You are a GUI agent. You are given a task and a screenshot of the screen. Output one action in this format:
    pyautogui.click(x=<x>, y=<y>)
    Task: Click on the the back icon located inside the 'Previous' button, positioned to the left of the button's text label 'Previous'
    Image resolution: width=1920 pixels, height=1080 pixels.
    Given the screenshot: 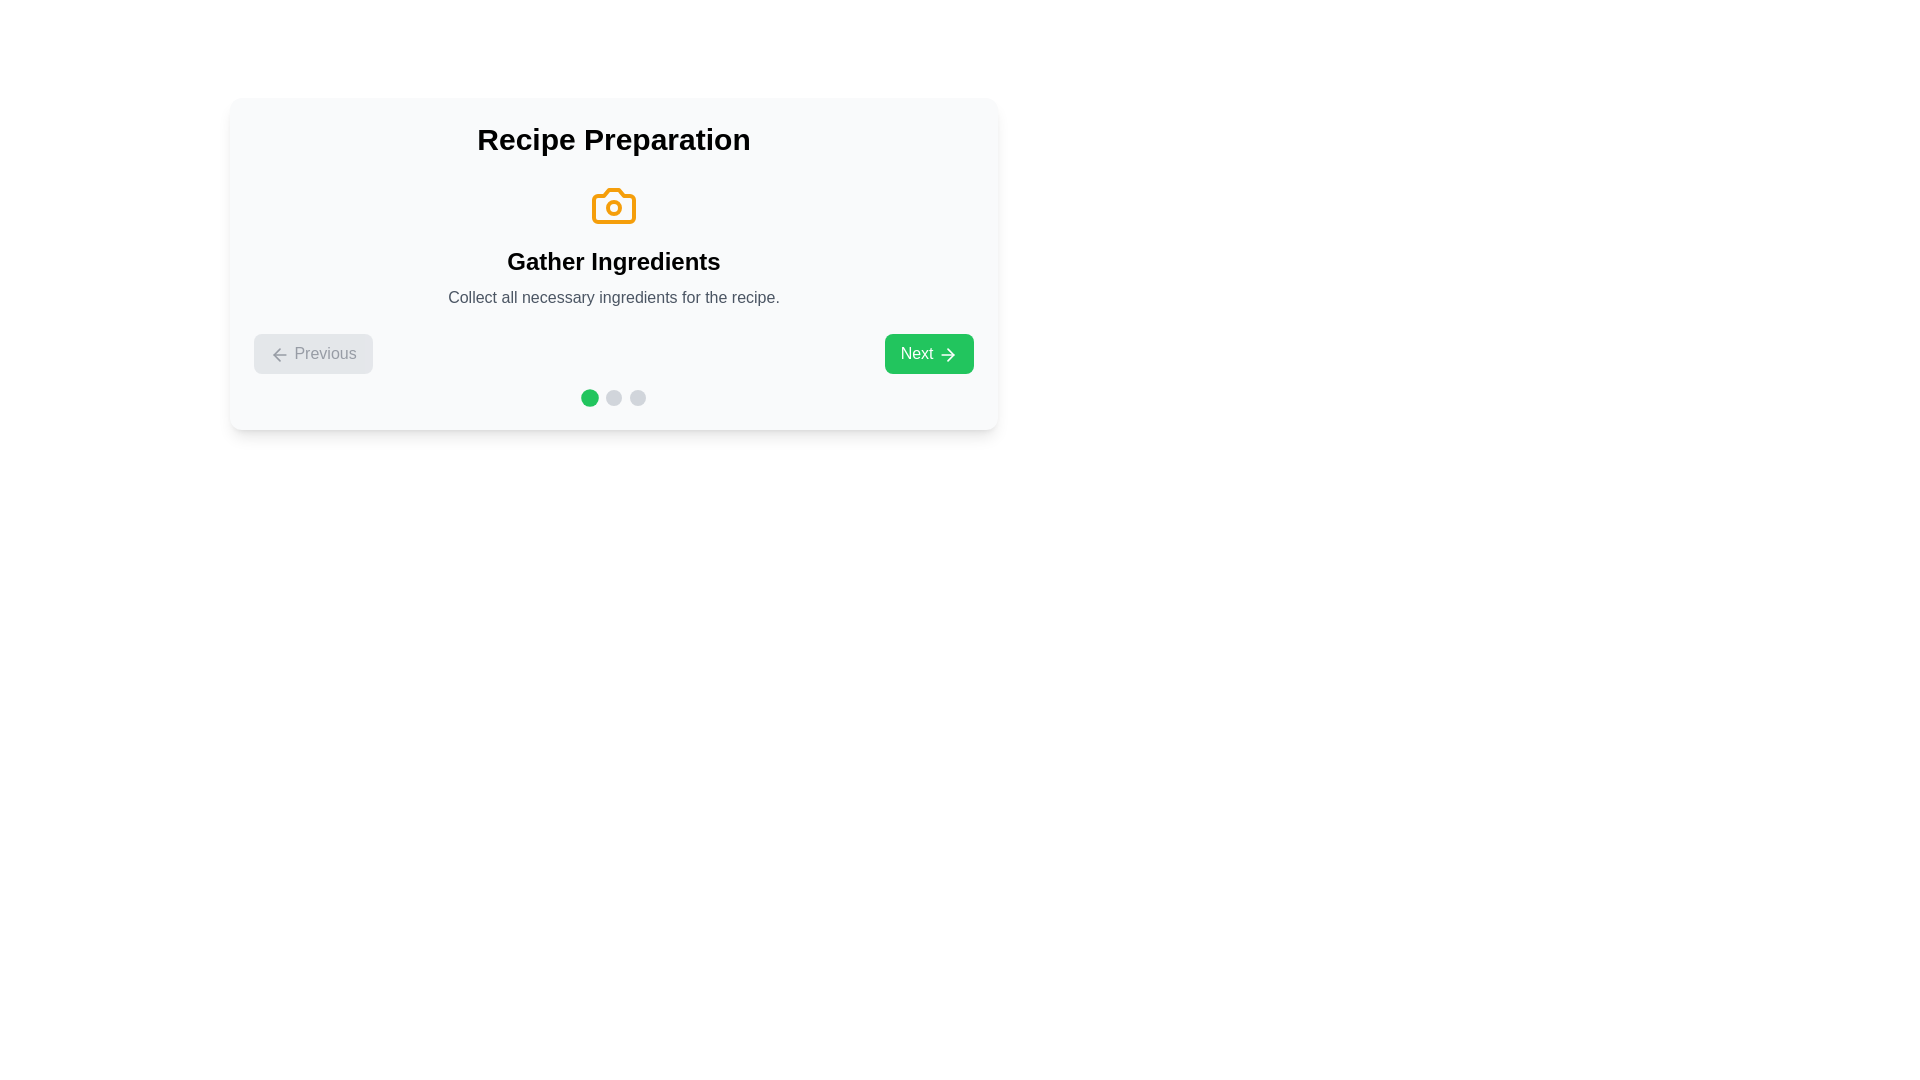 What is the action you would take?
    pyautogui.click(x=278, y=353)
    